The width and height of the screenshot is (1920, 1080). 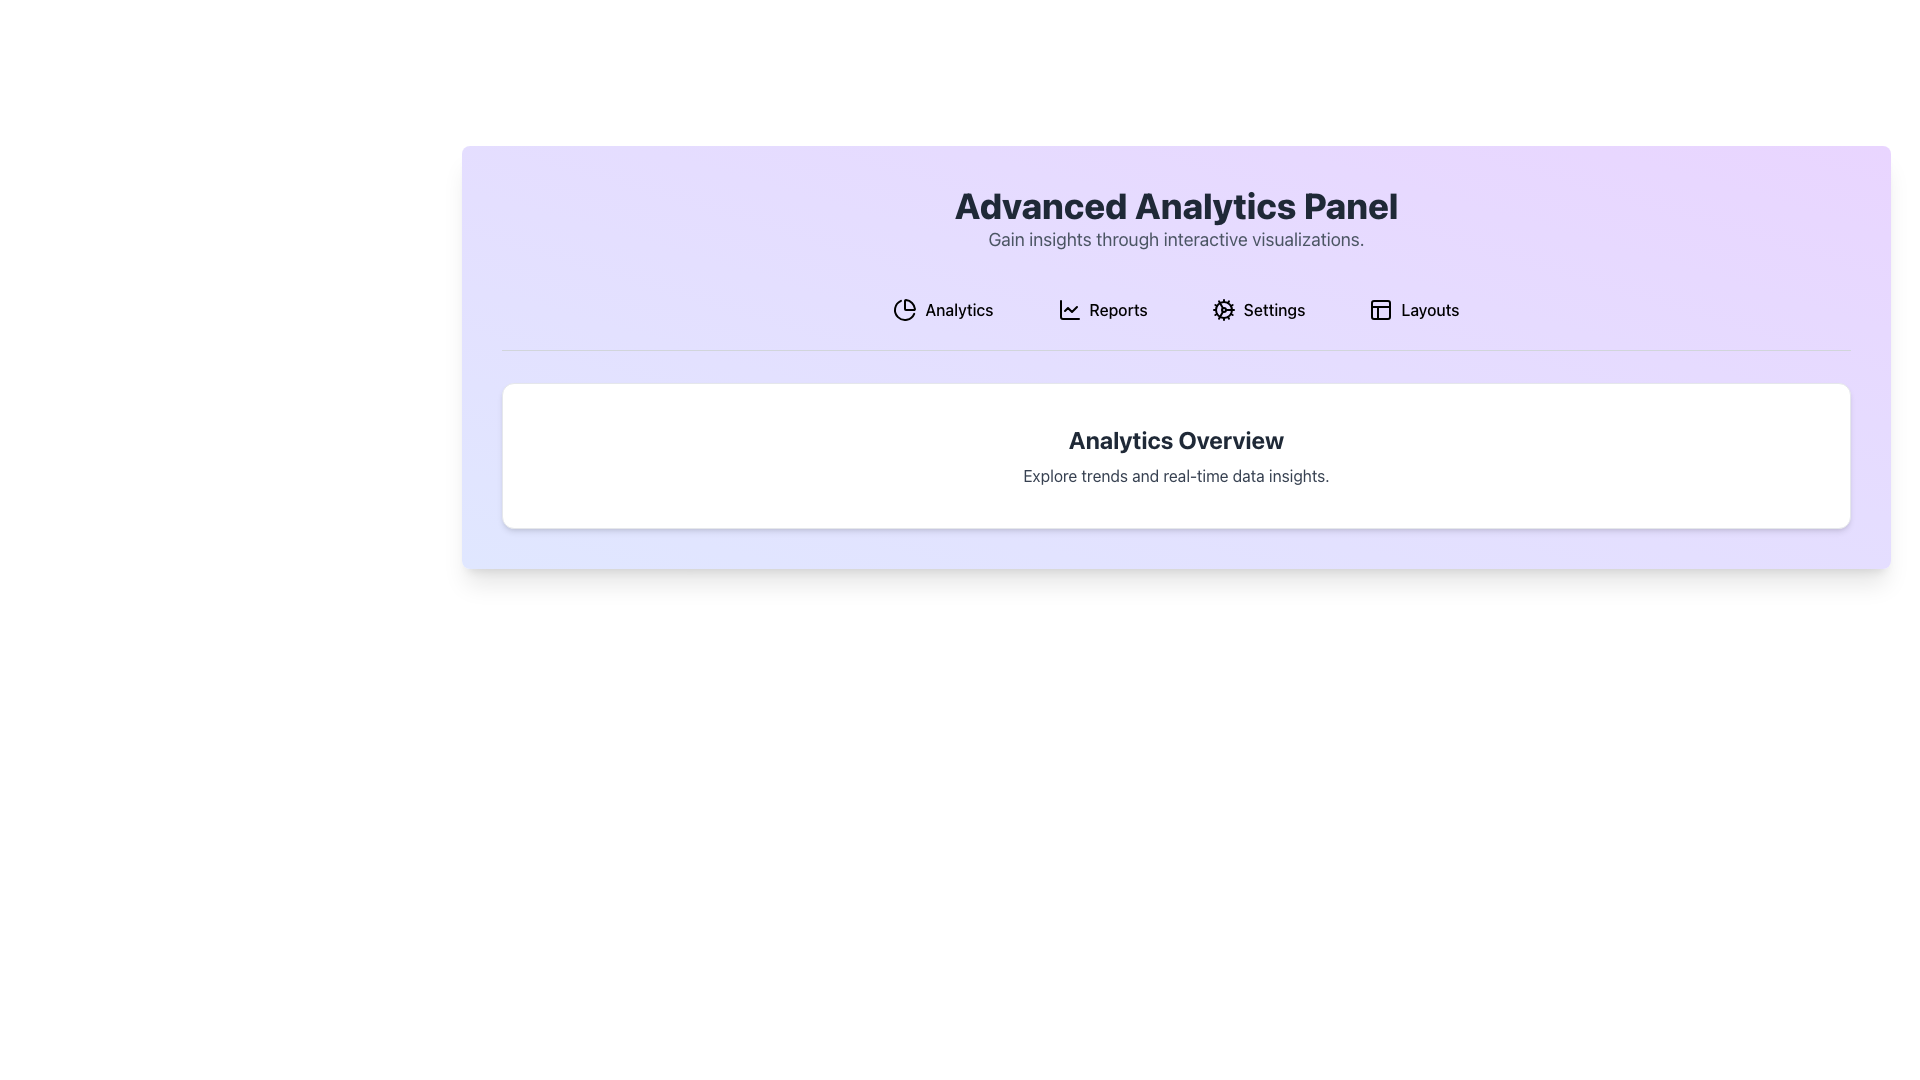 I want to click on the navigation button located in the horizontal navigation bar below 'Advanced Analytics Panel' to redirect to the settings module, so click(x=1273, y=309).